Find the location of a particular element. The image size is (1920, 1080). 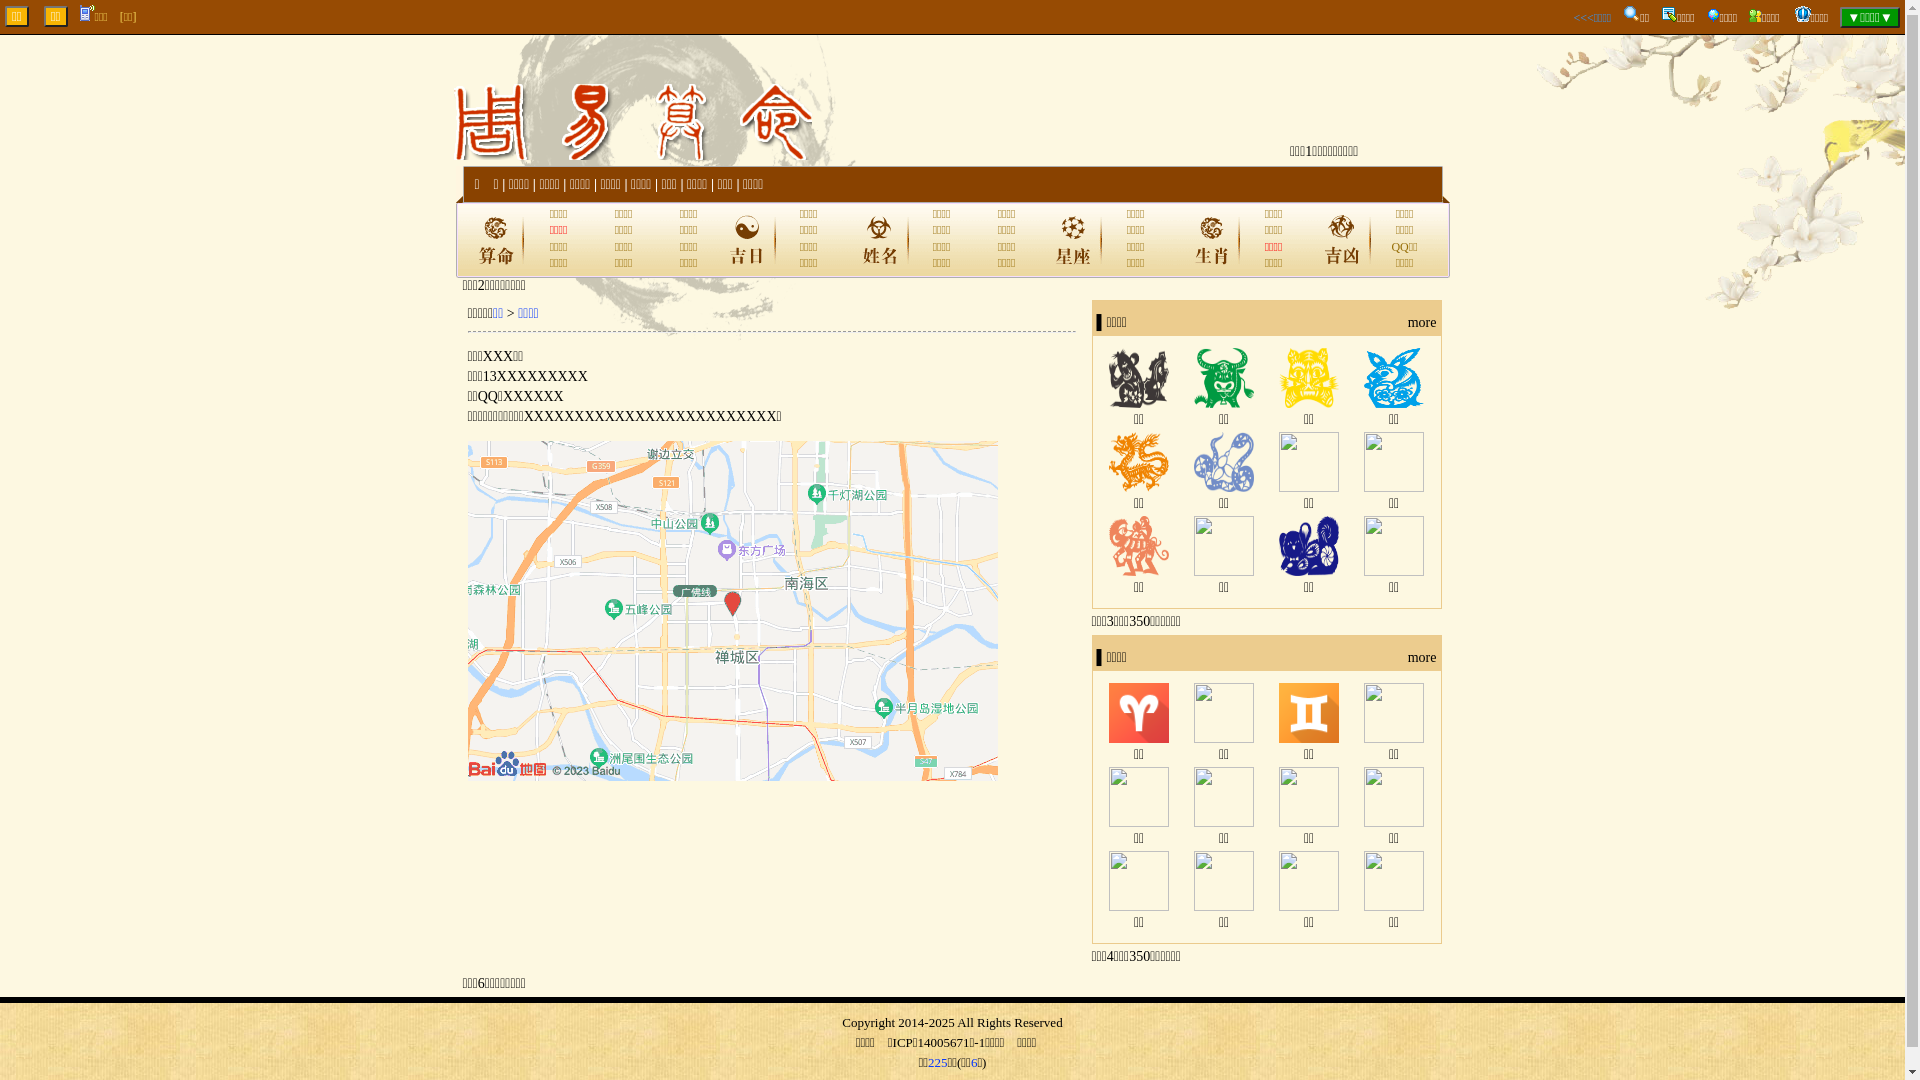

'225' is located at coordinates (936, 1061).